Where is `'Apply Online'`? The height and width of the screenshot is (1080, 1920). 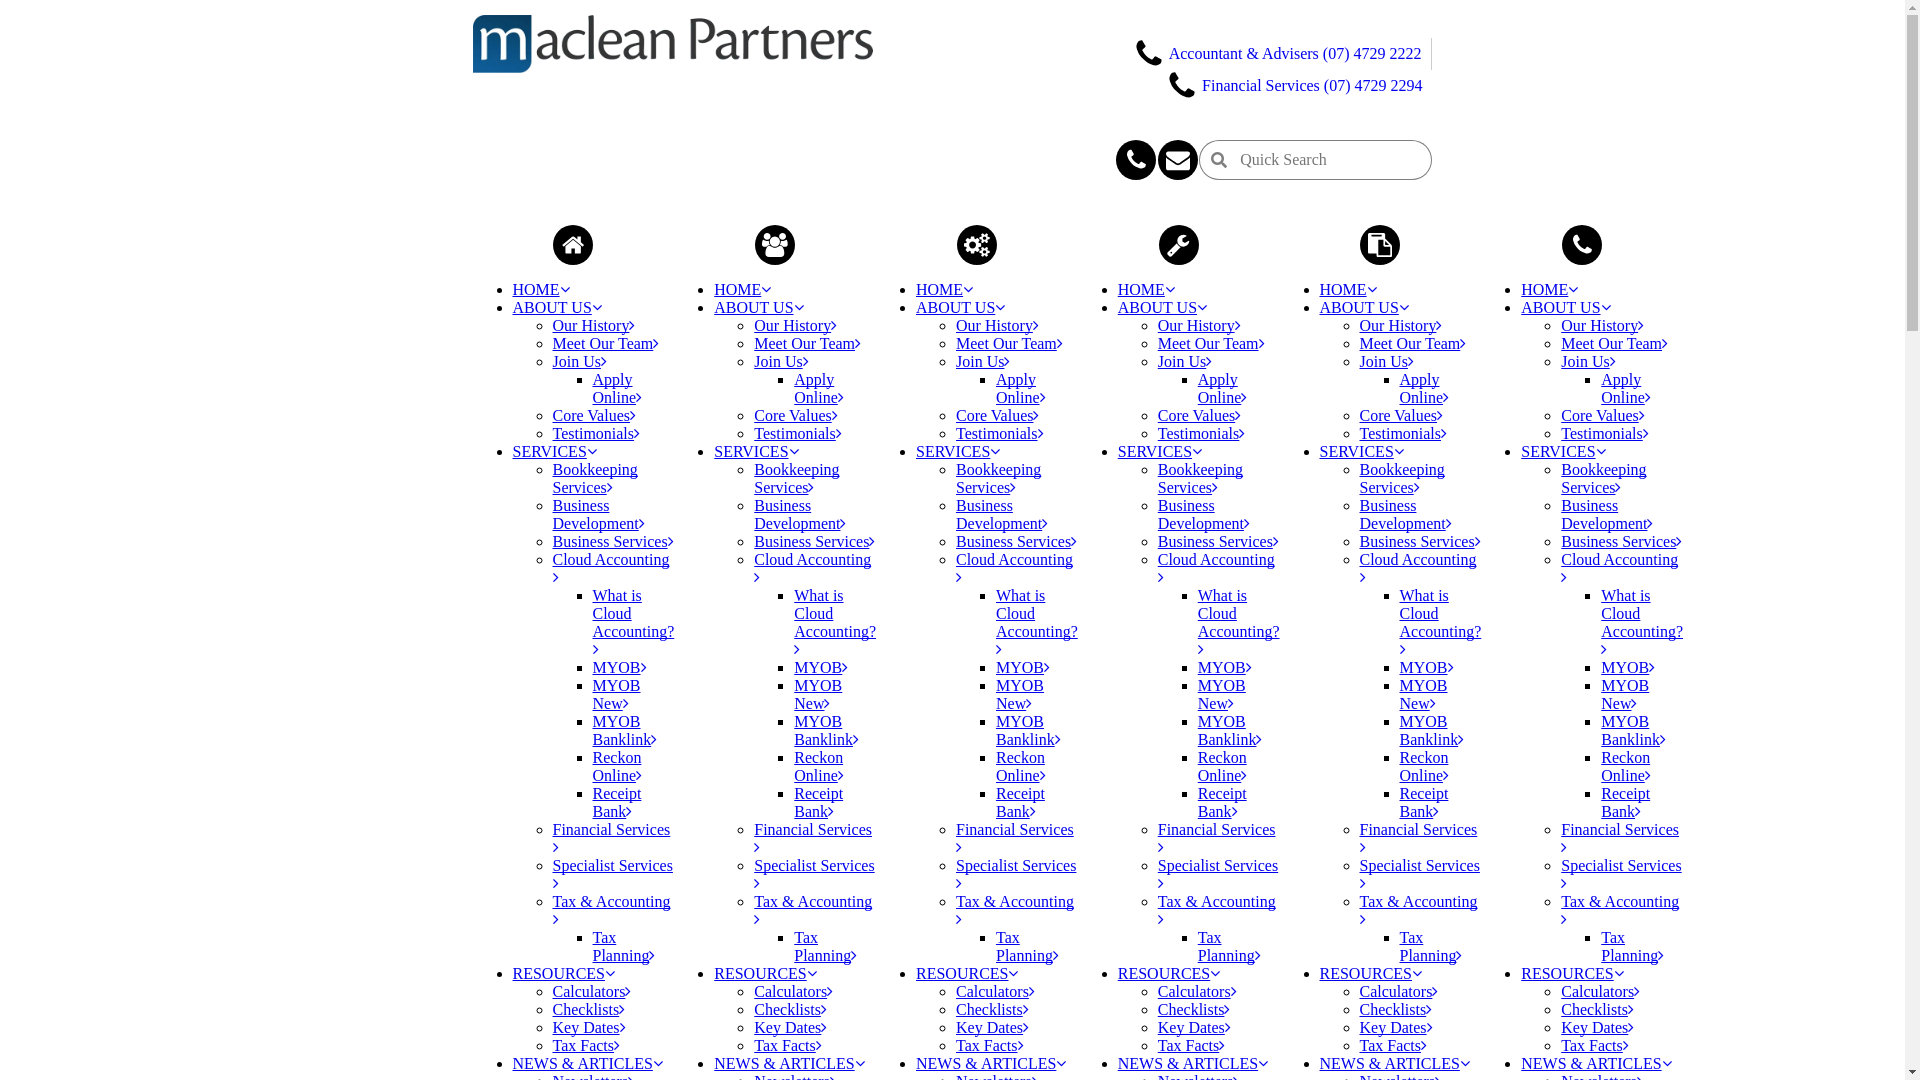 'Apply Online' is located at coordinates (1626, 388).